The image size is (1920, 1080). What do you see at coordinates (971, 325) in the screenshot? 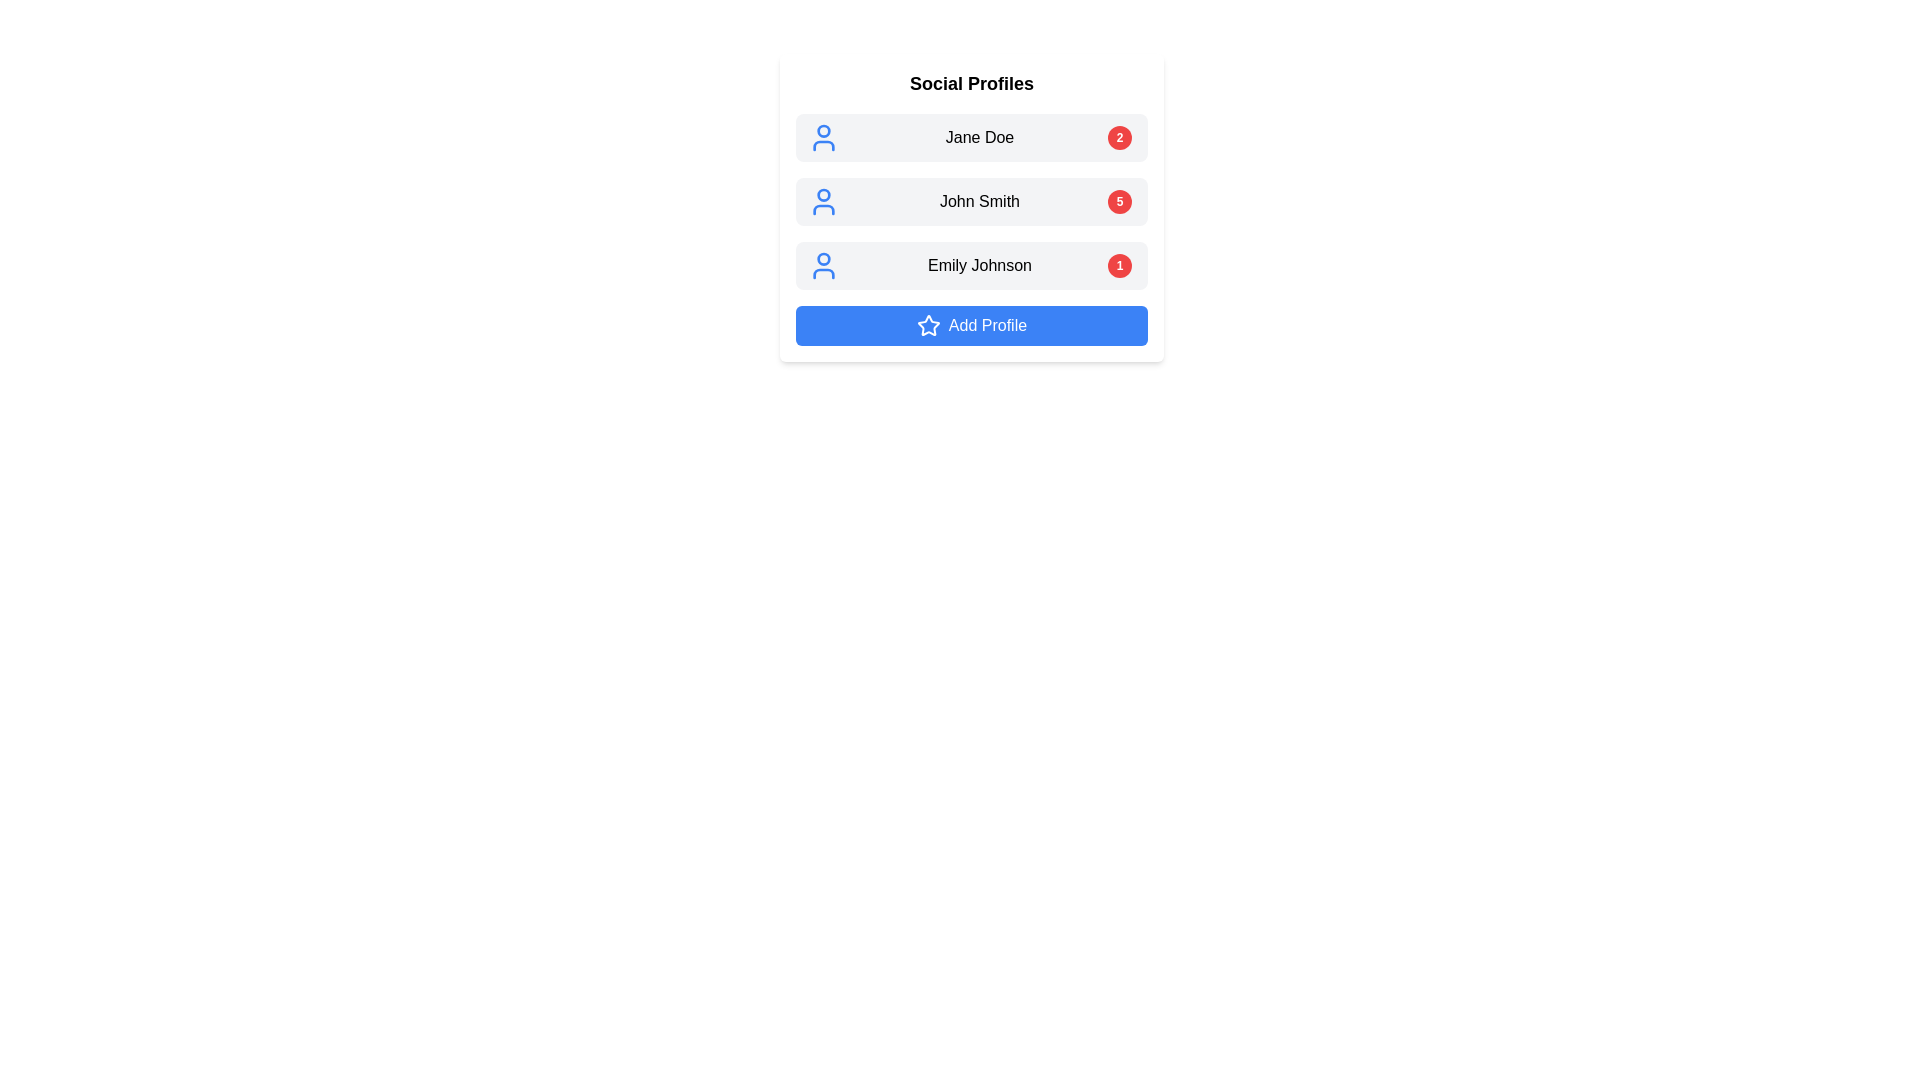
I see `the button located under the 'Social Profiles' section, which allows users to add a new profile, to observe the hover effect` at bounding box center [971, 325].